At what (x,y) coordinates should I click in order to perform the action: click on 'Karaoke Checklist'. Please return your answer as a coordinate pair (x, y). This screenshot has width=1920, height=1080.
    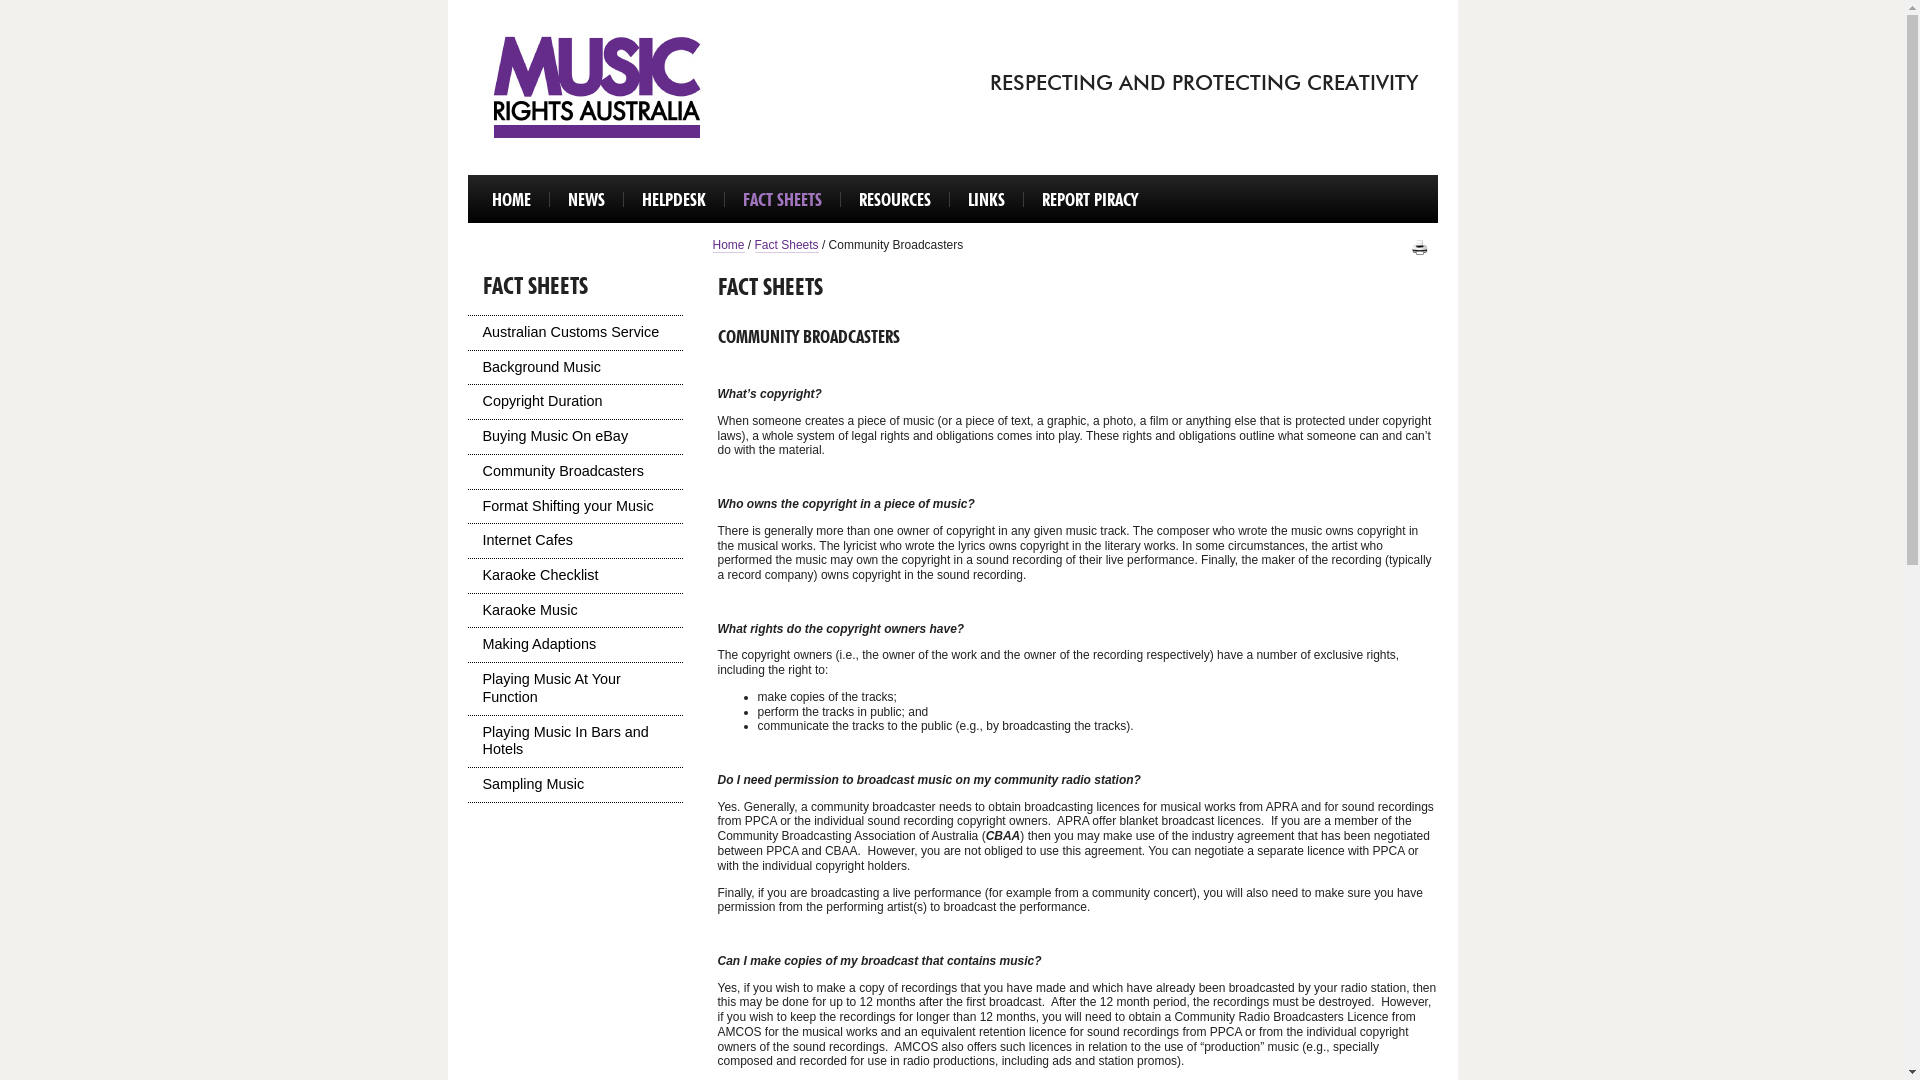
    Looking at the image, I should click on (574, 575).